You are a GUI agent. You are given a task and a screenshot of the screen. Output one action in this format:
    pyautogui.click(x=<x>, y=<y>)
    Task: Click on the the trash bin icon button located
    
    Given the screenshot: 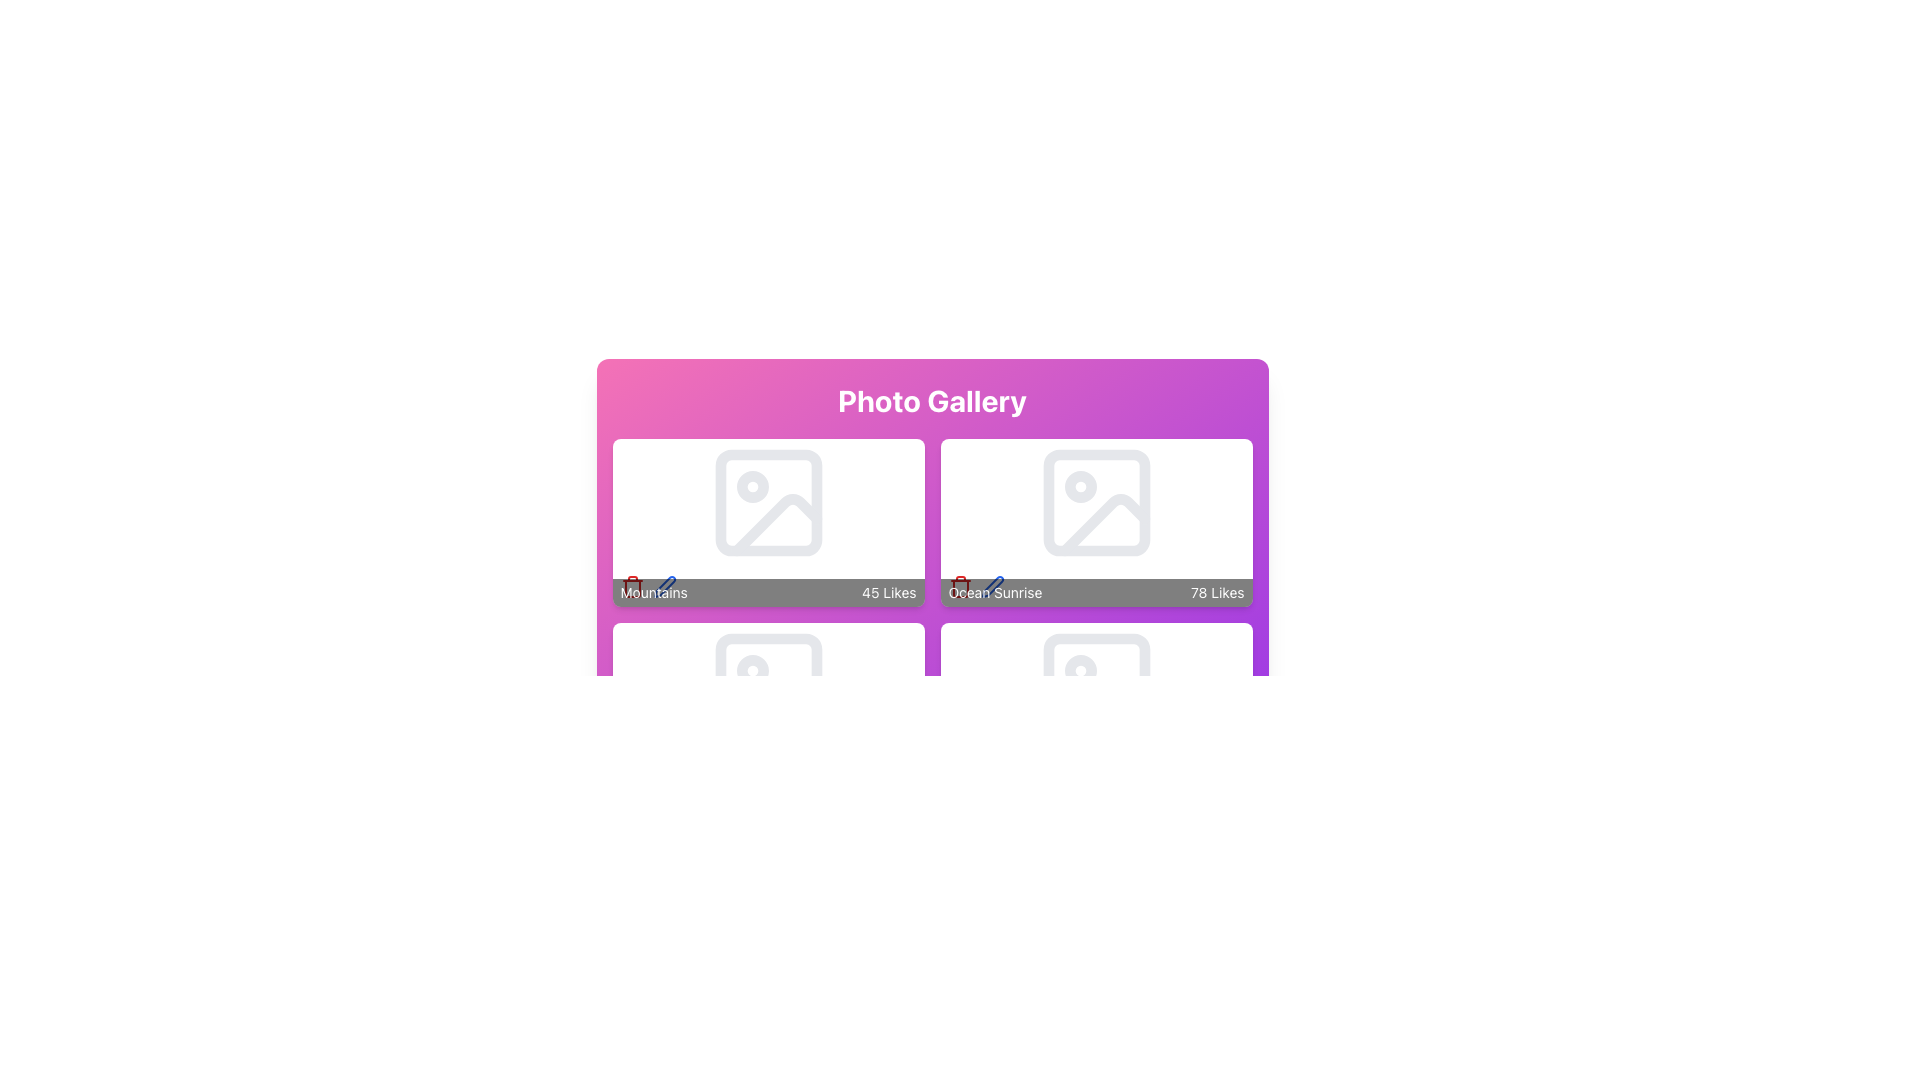 What is the action you would take?
    pyautogui.click(x=960, y=588)
    